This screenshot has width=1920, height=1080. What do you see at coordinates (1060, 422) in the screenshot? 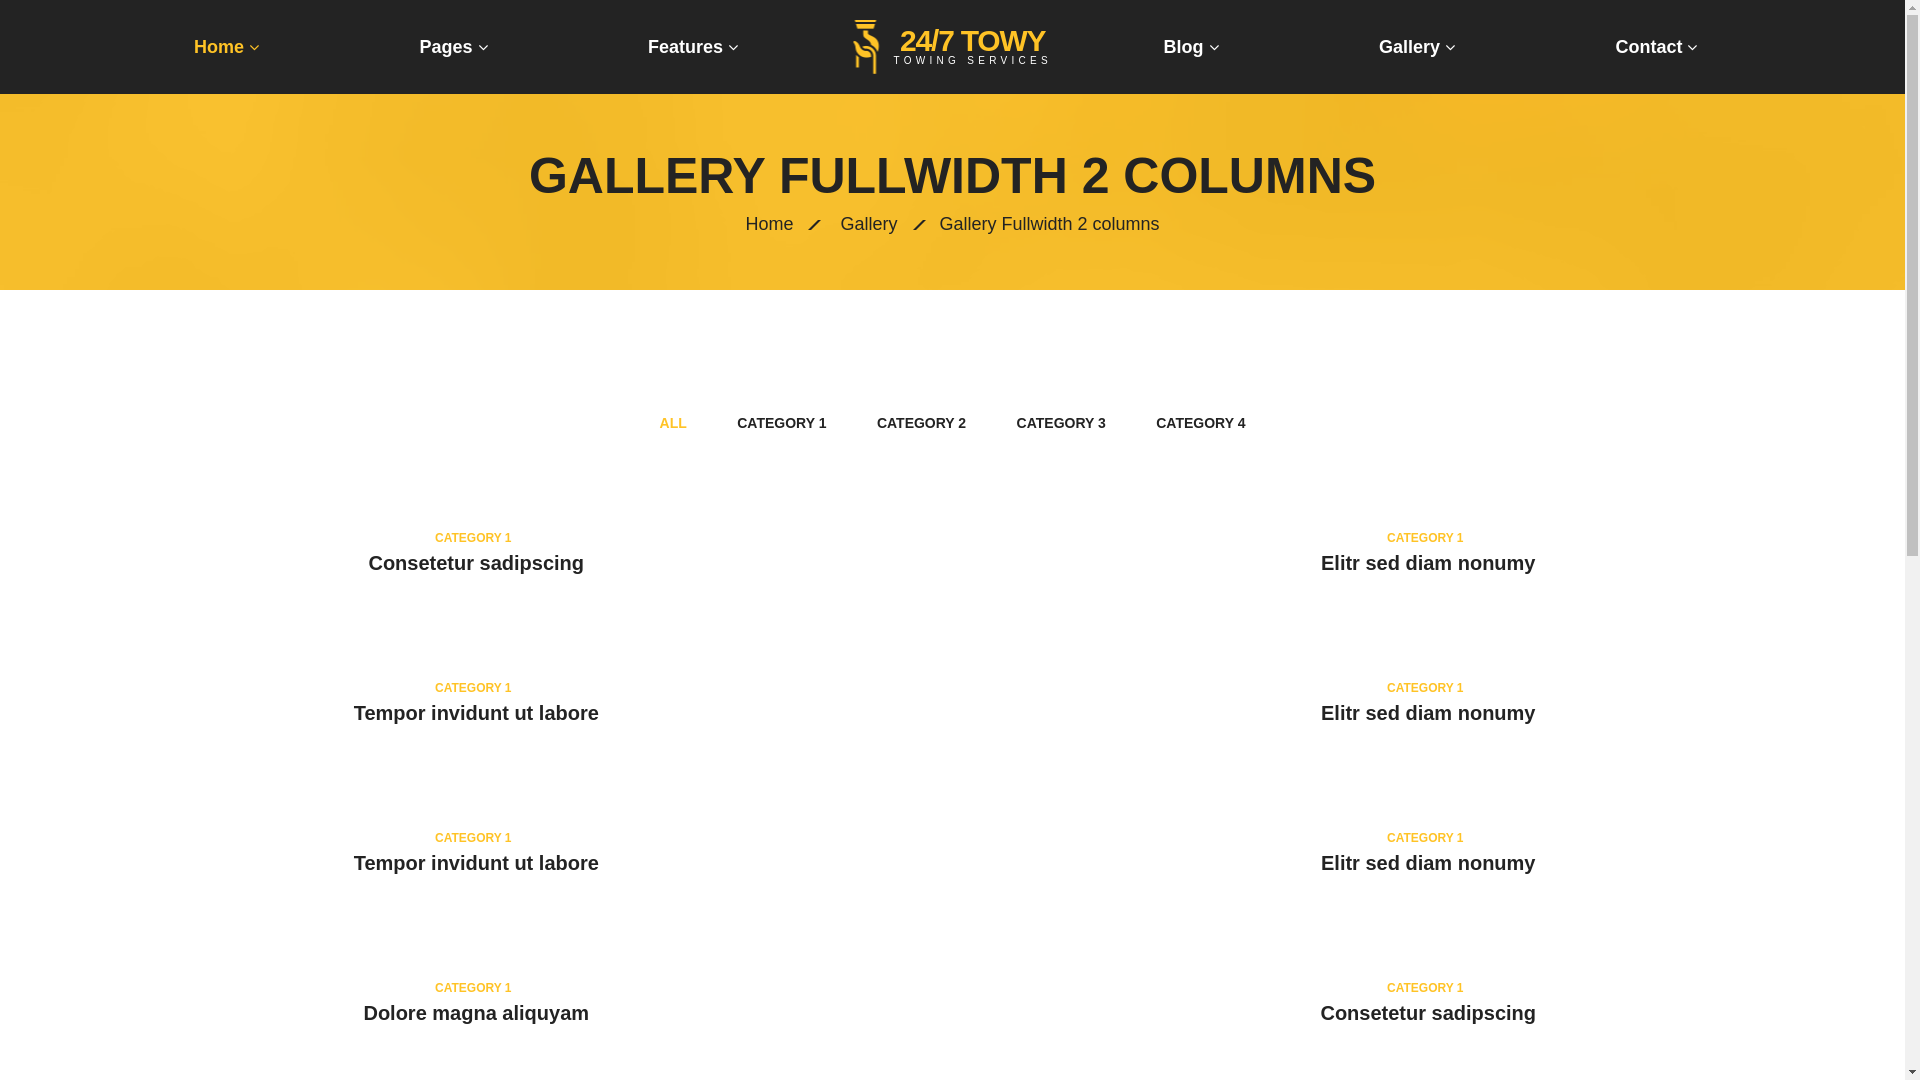
I see `'CATEGORY 3'` at bounding box center [1060, 422].